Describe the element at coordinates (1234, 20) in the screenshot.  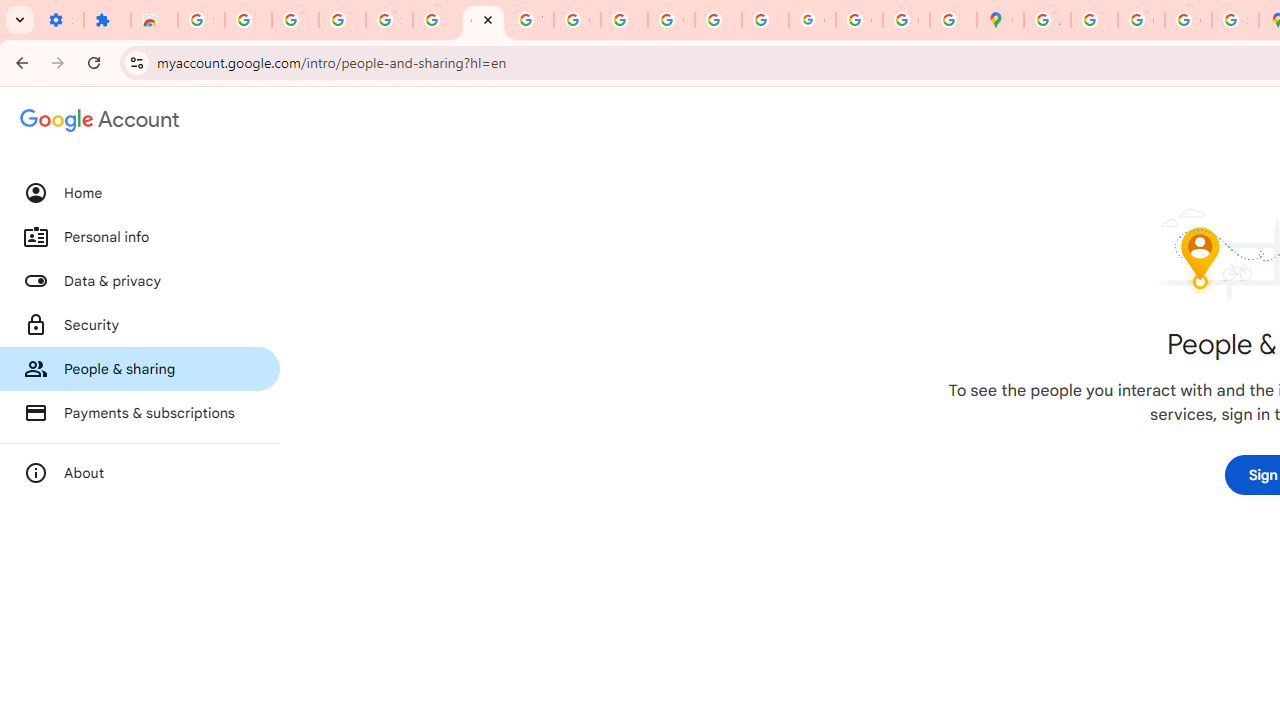
I see `'Safety in Our Products - Google Safety Center'` at that location.